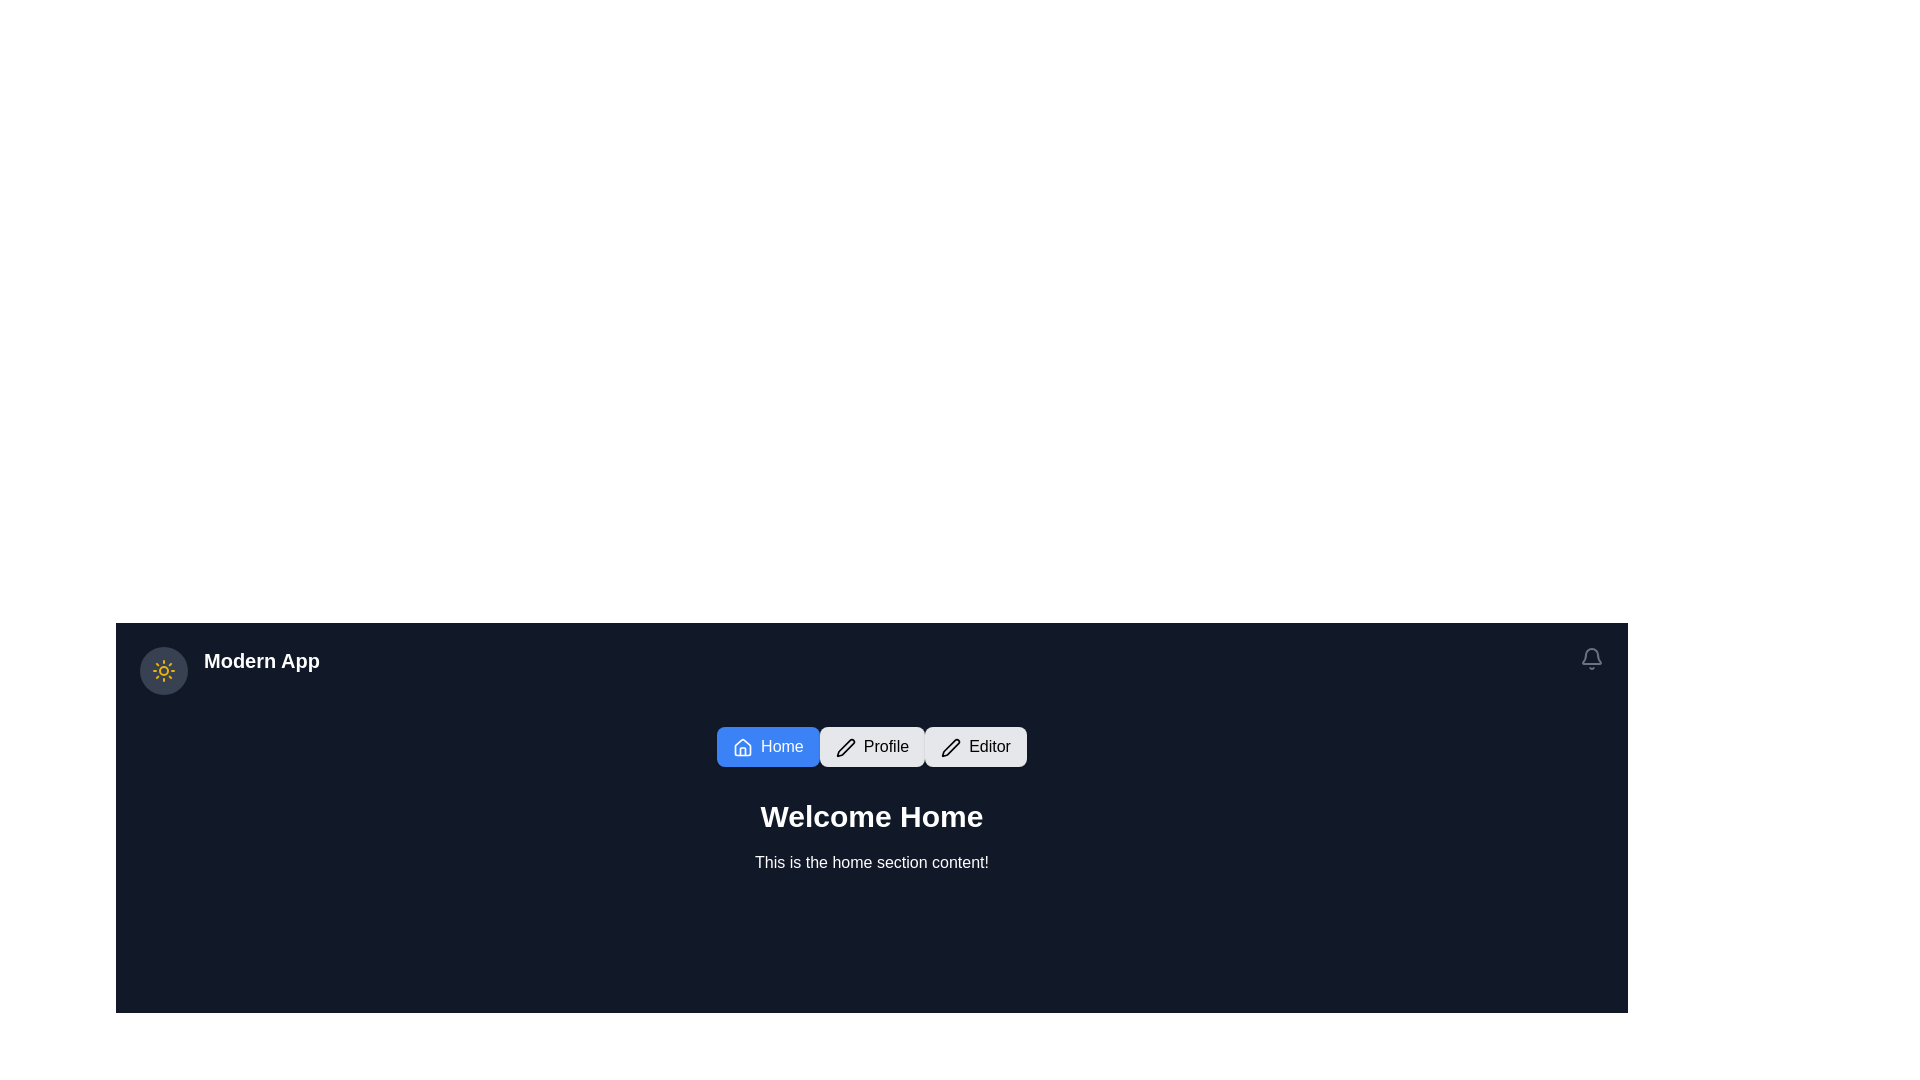  Describe the element at coordinates (1591, 659) in the screenshot. I see `the notification icon located at the rightmost edge of the header row, which is visually isolated from other elements` at that location.